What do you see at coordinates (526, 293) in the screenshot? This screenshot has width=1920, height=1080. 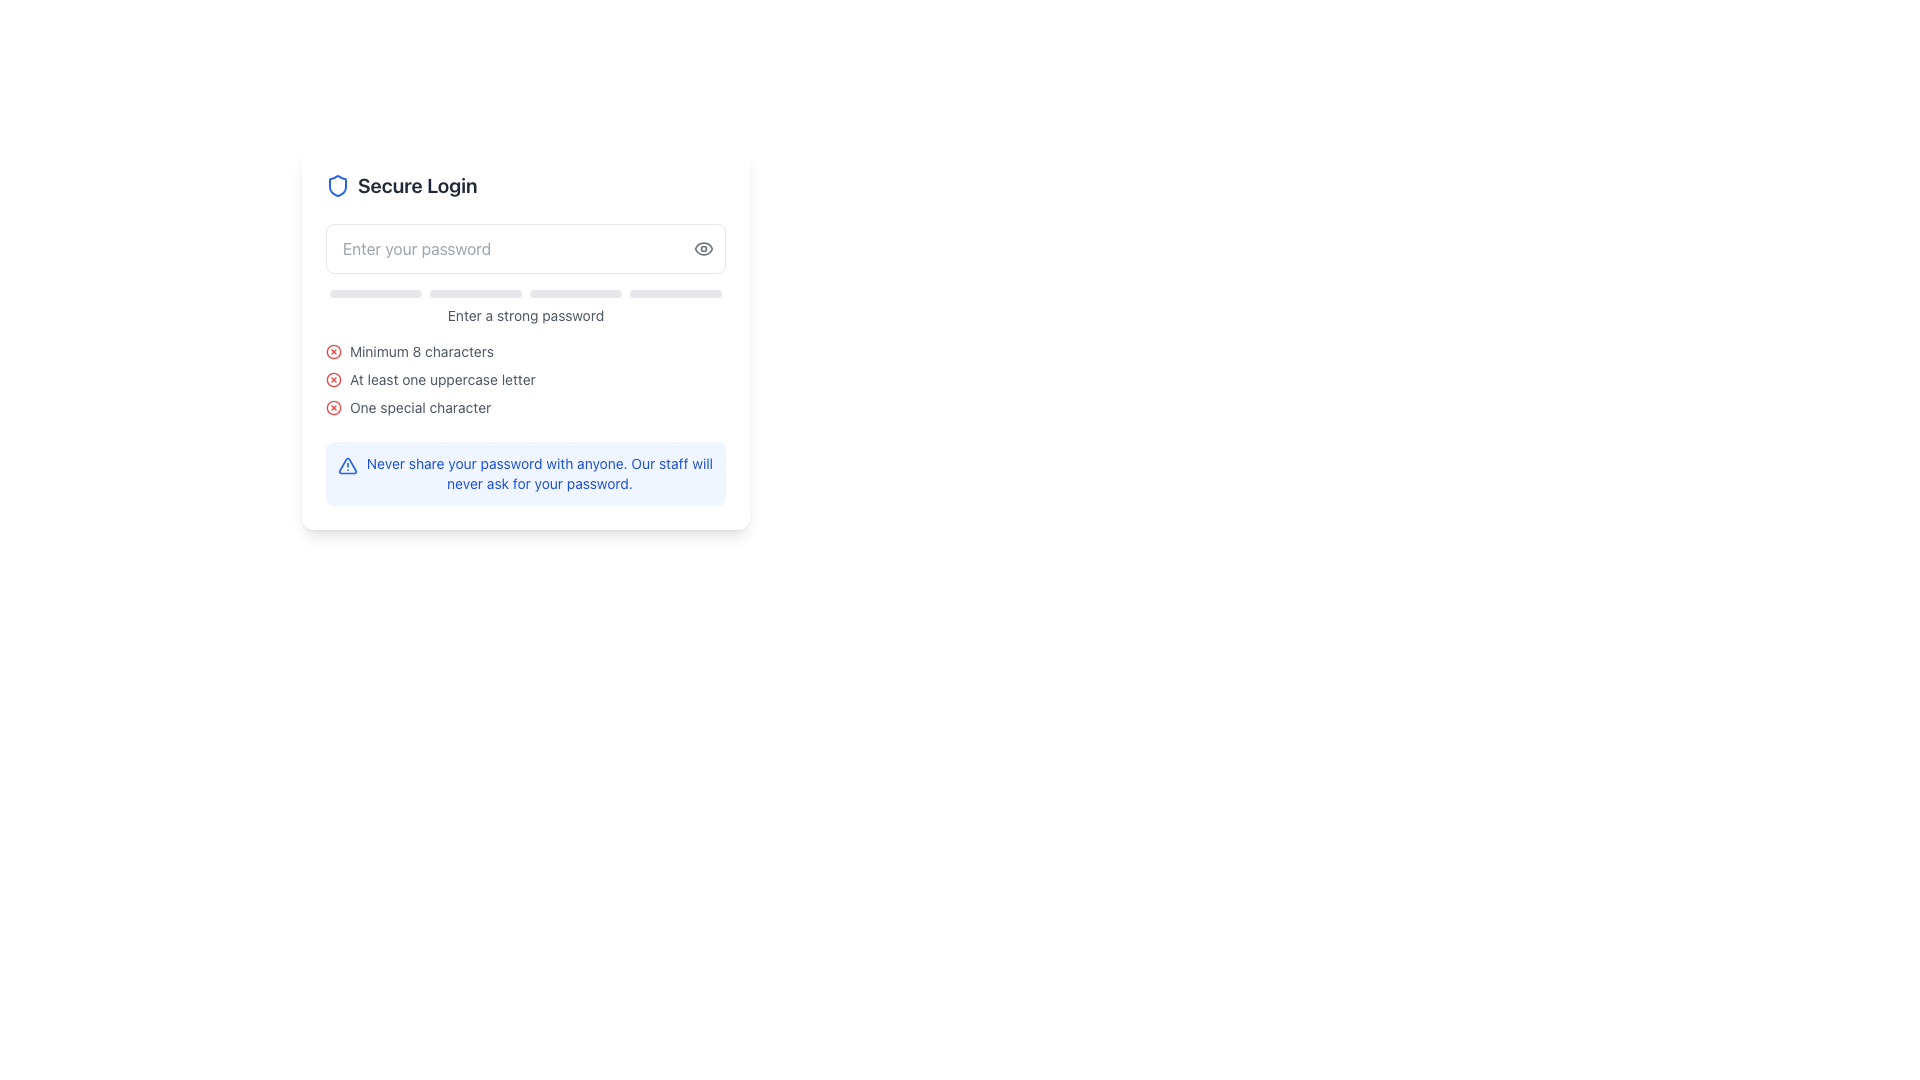 I see `the password strength indicator bar located immediately below the password input field, which visually represents the strength of the entered password` at bounding box center [526, 293].